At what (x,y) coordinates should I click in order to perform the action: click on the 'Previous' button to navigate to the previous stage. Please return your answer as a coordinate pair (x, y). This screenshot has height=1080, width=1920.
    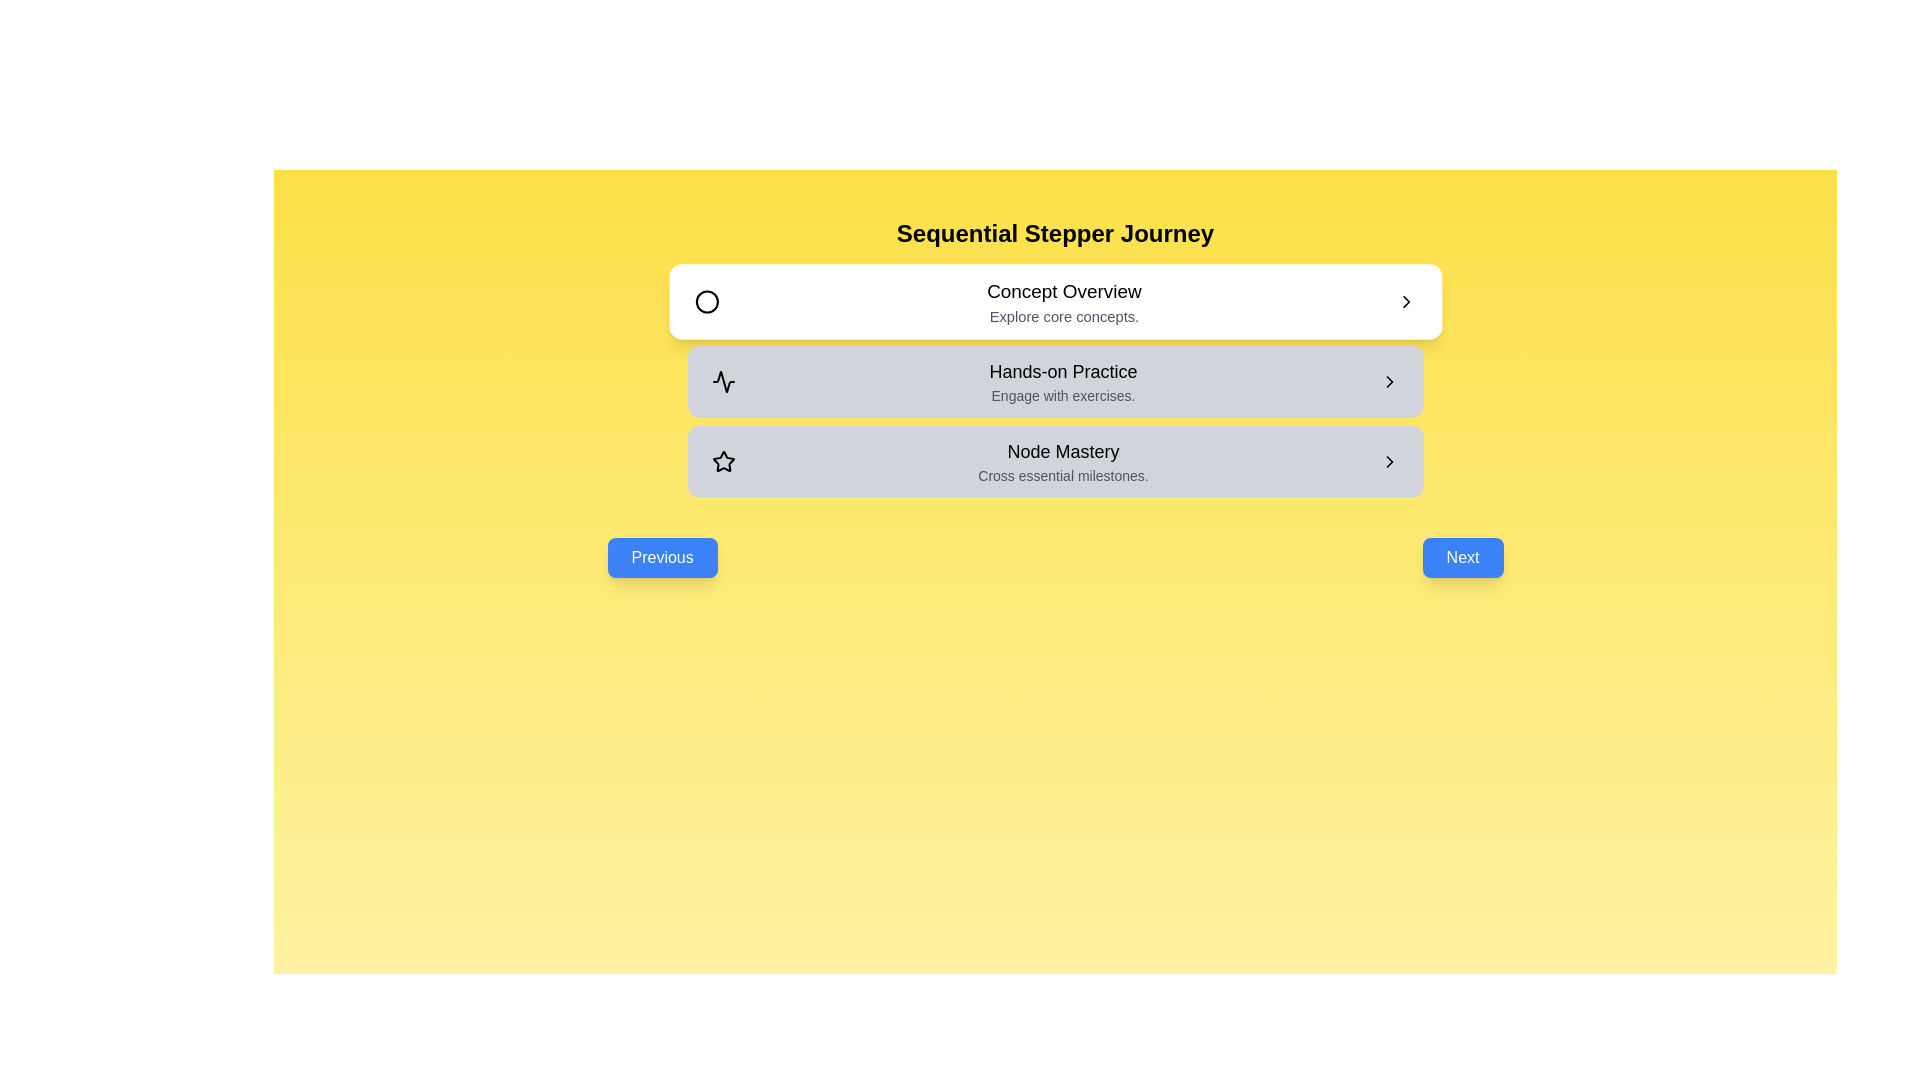
    Looking at the image, I should click on (662, 558).